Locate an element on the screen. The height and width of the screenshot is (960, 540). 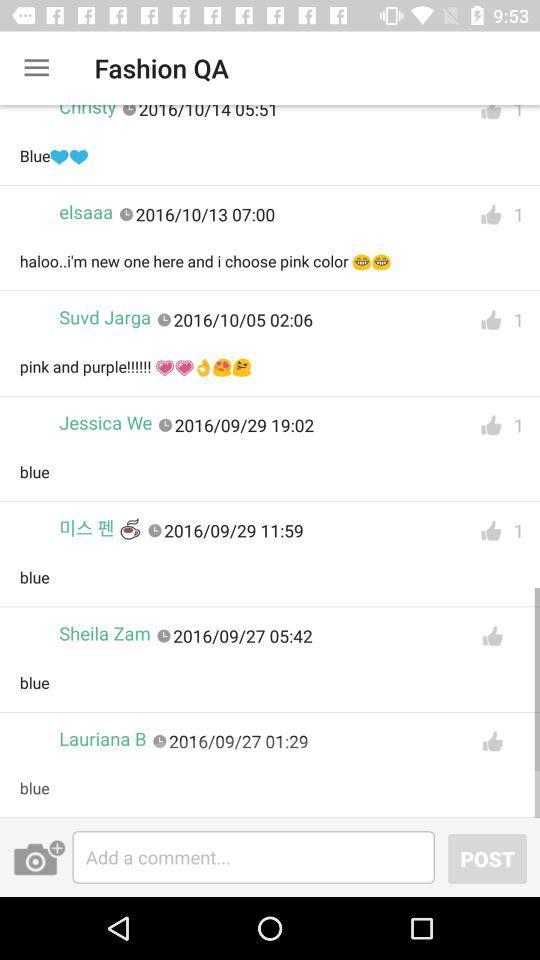
send like to post is located at coordinates (491, 740).